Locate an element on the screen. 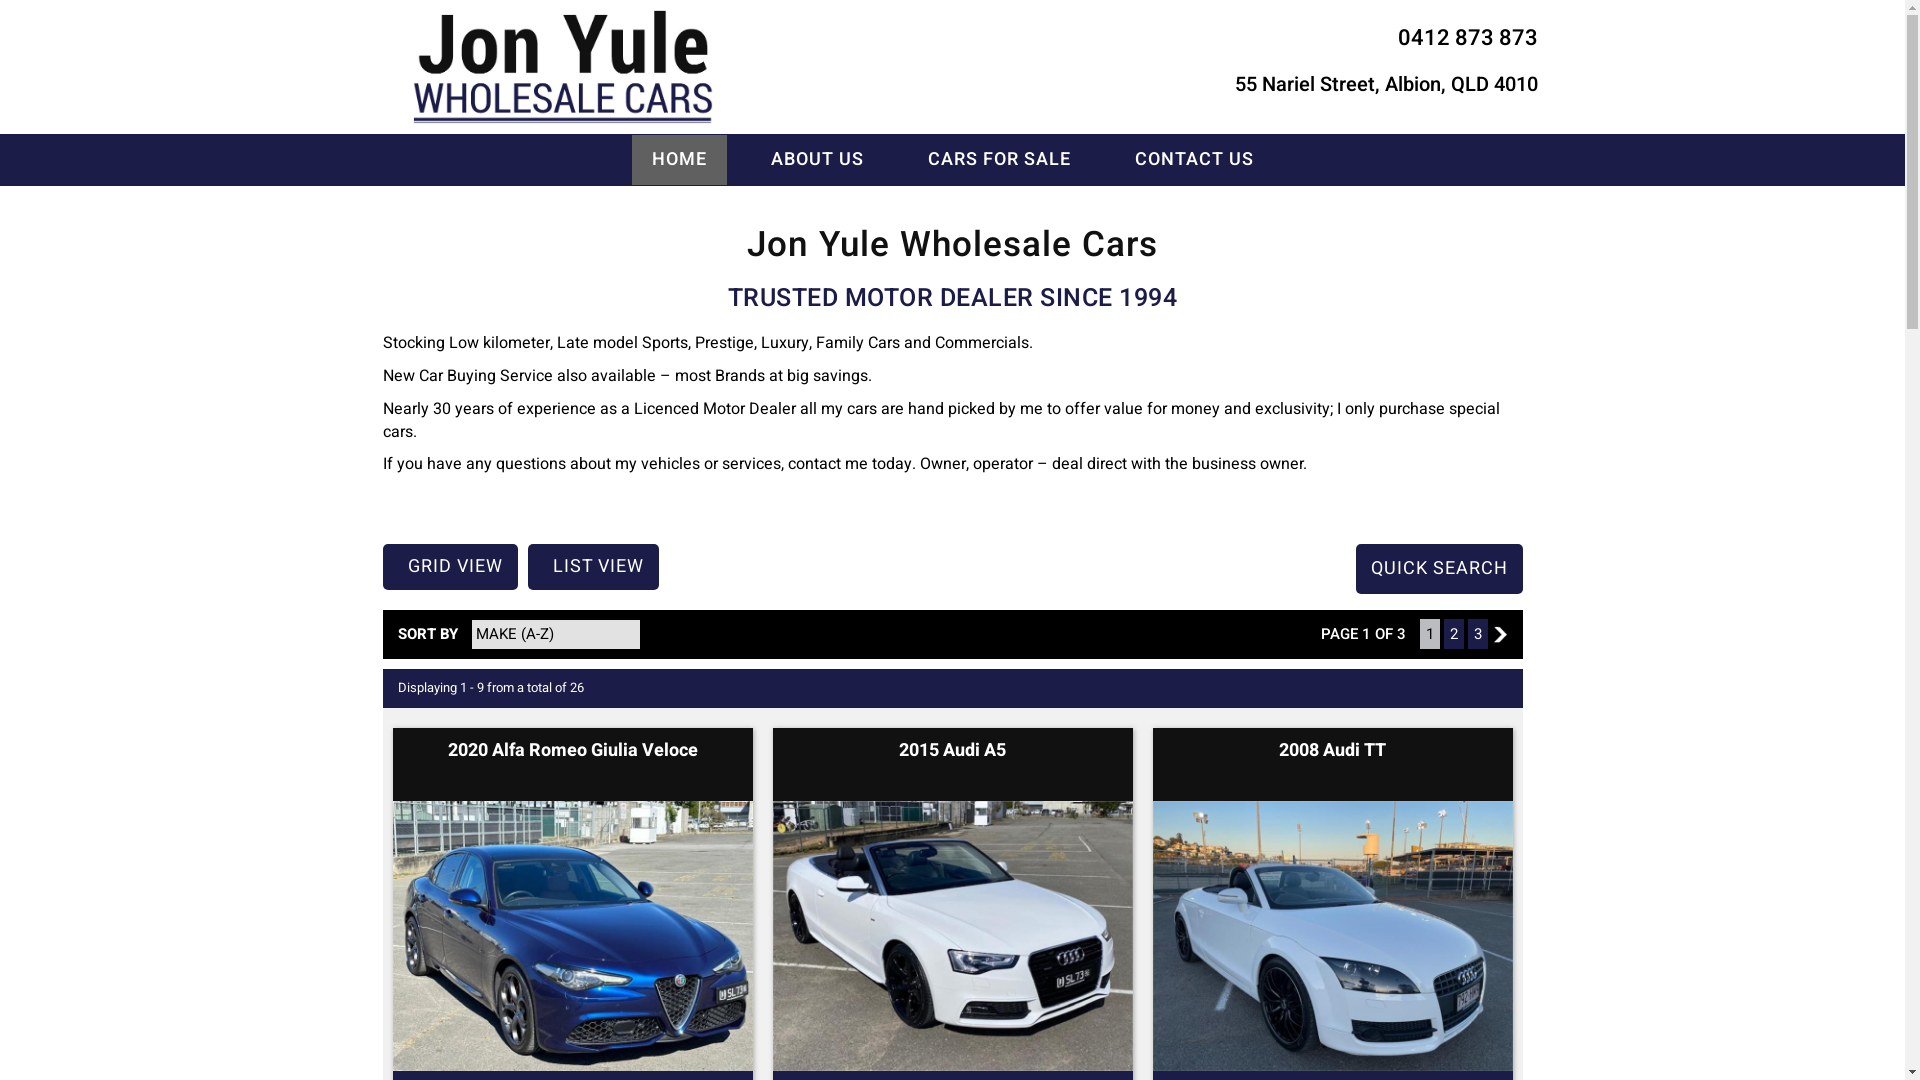  '2' is located at coordinates (1499, 634).